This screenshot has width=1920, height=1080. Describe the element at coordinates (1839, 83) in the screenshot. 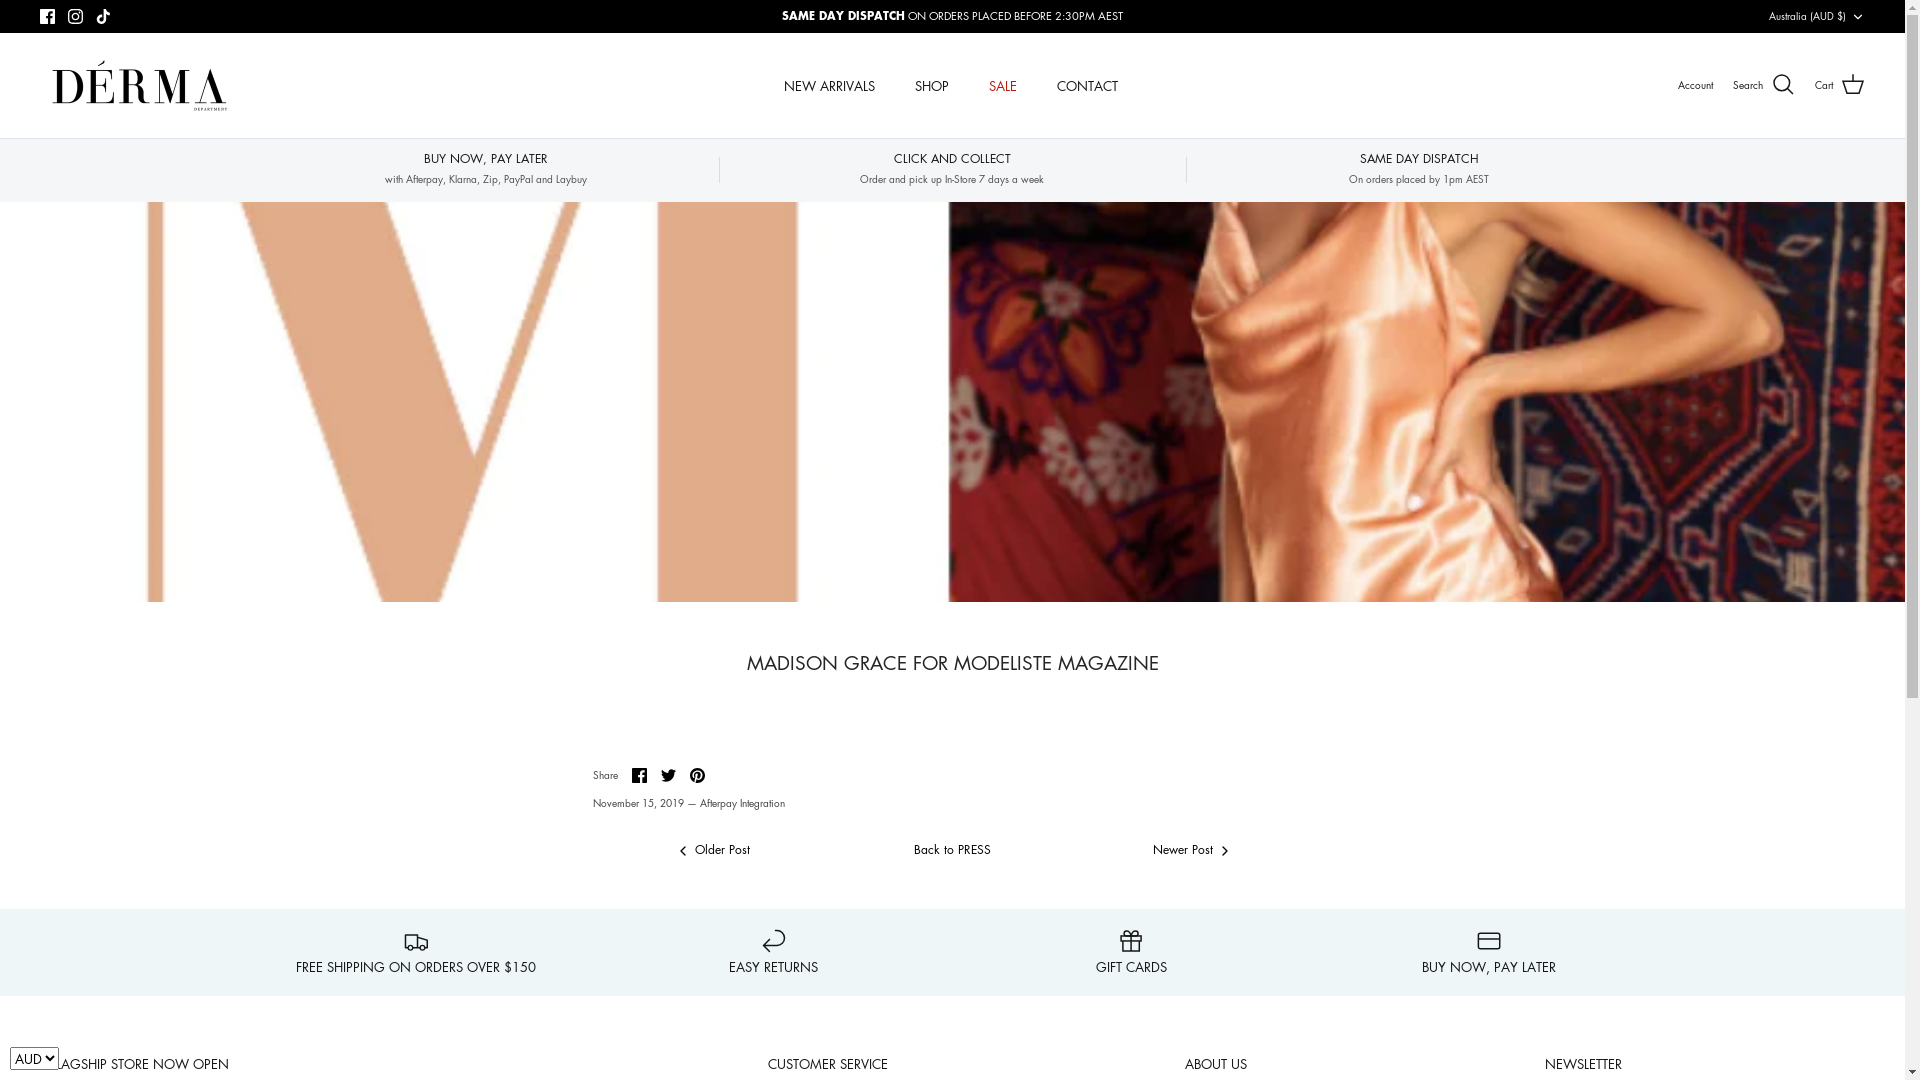

I see `'Cart'` at that location.